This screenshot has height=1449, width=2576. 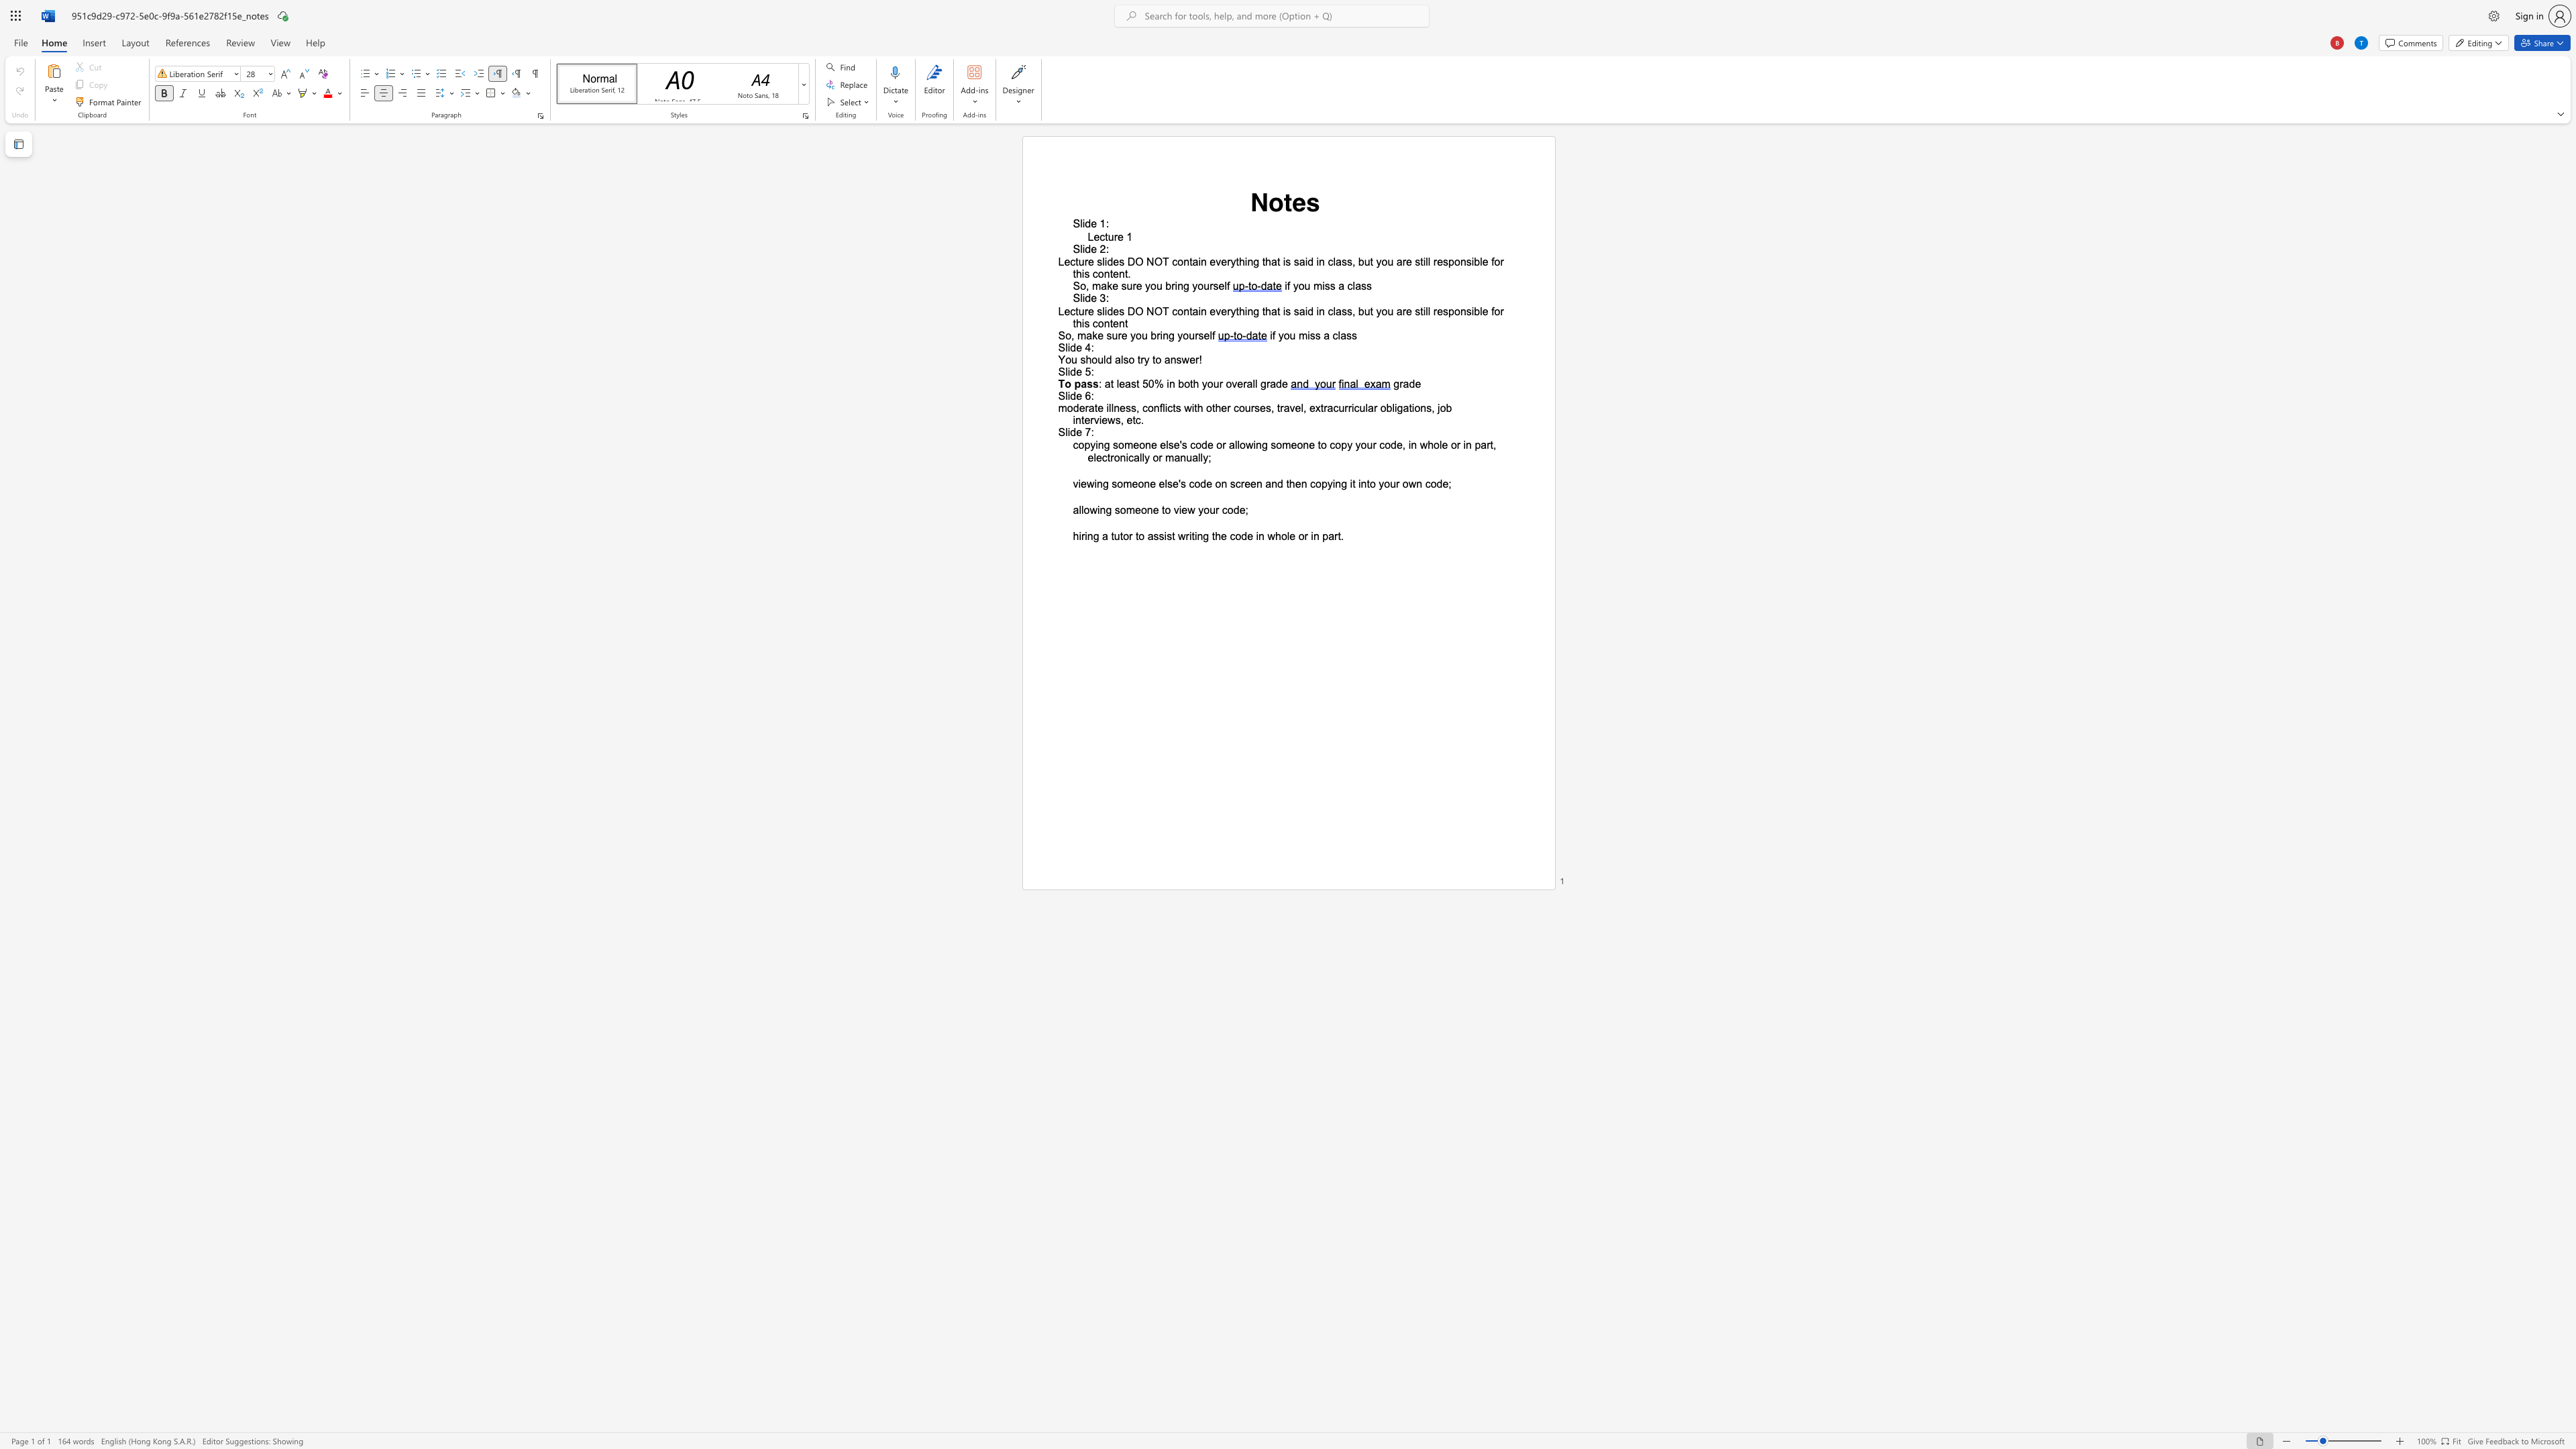 What do you see at coordinates (1136, 284) in the screenshot?
I see `the space between the continuous character "r" and "e" in the text` at bounding box center [1136, 284].